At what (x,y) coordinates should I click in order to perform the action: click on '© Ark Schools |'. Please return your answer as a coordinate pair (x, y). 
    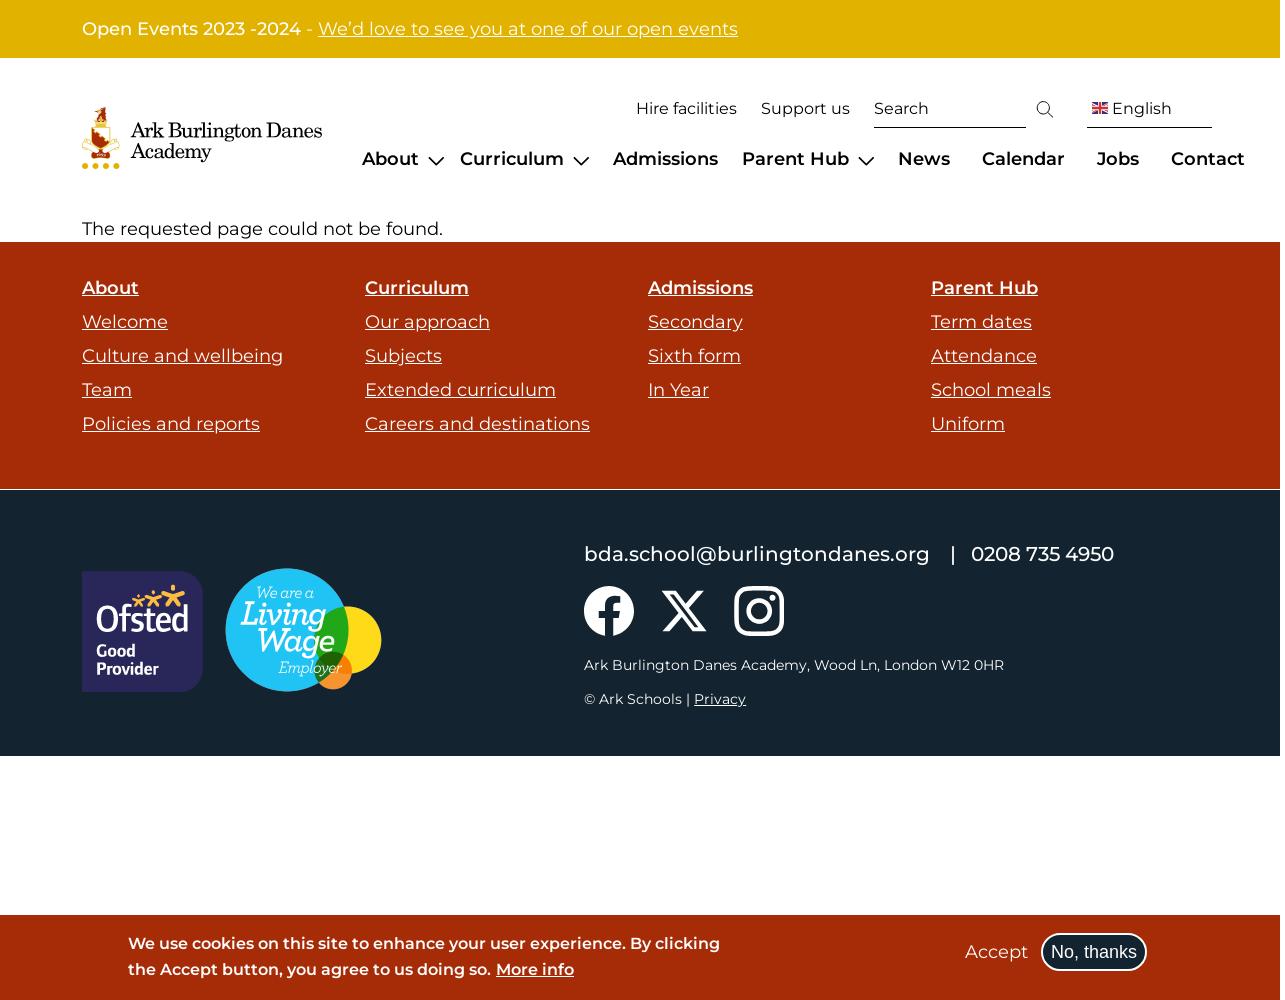
    Looking at the image, I should click on (639, 697).